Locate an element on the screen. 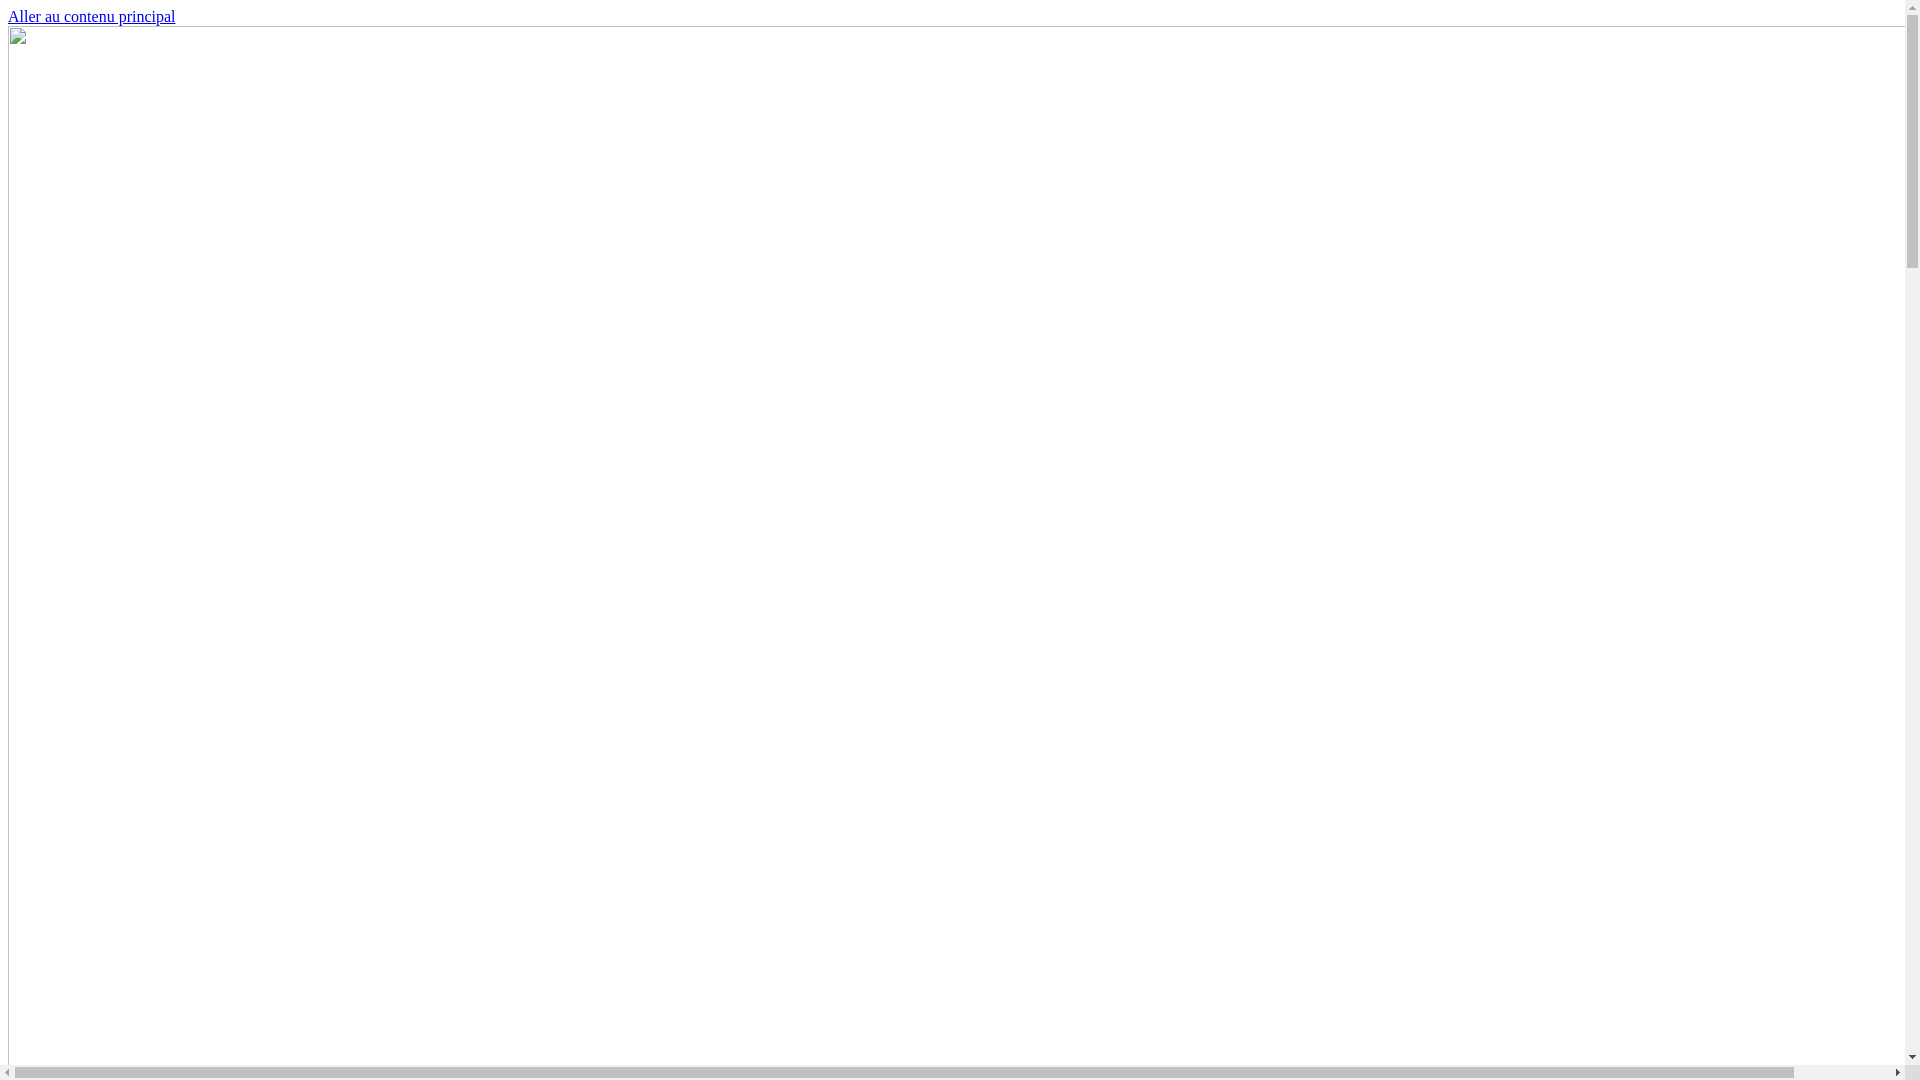  'Aller au contenu principal' is located at coordinates (90, 16).